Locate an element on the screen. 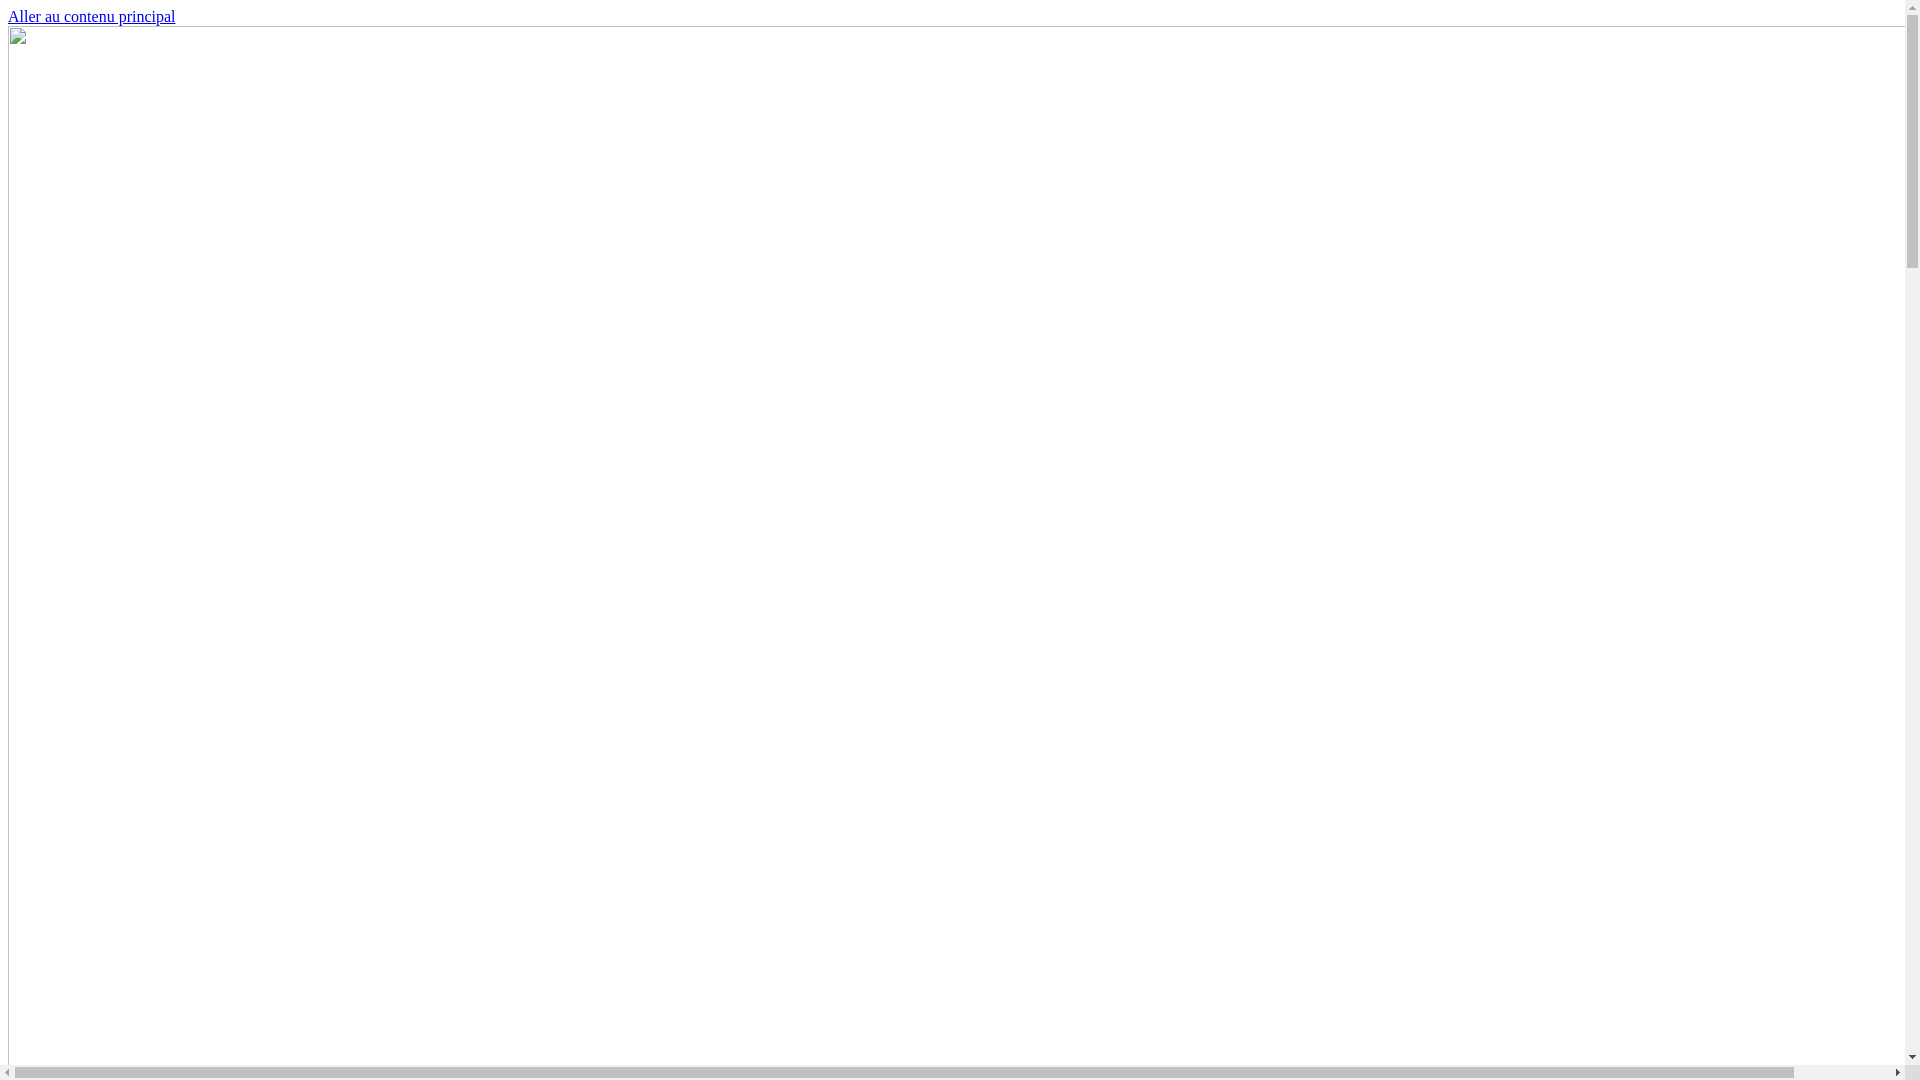  'Aller au contenu principal' is located at coordinates (90, 16).